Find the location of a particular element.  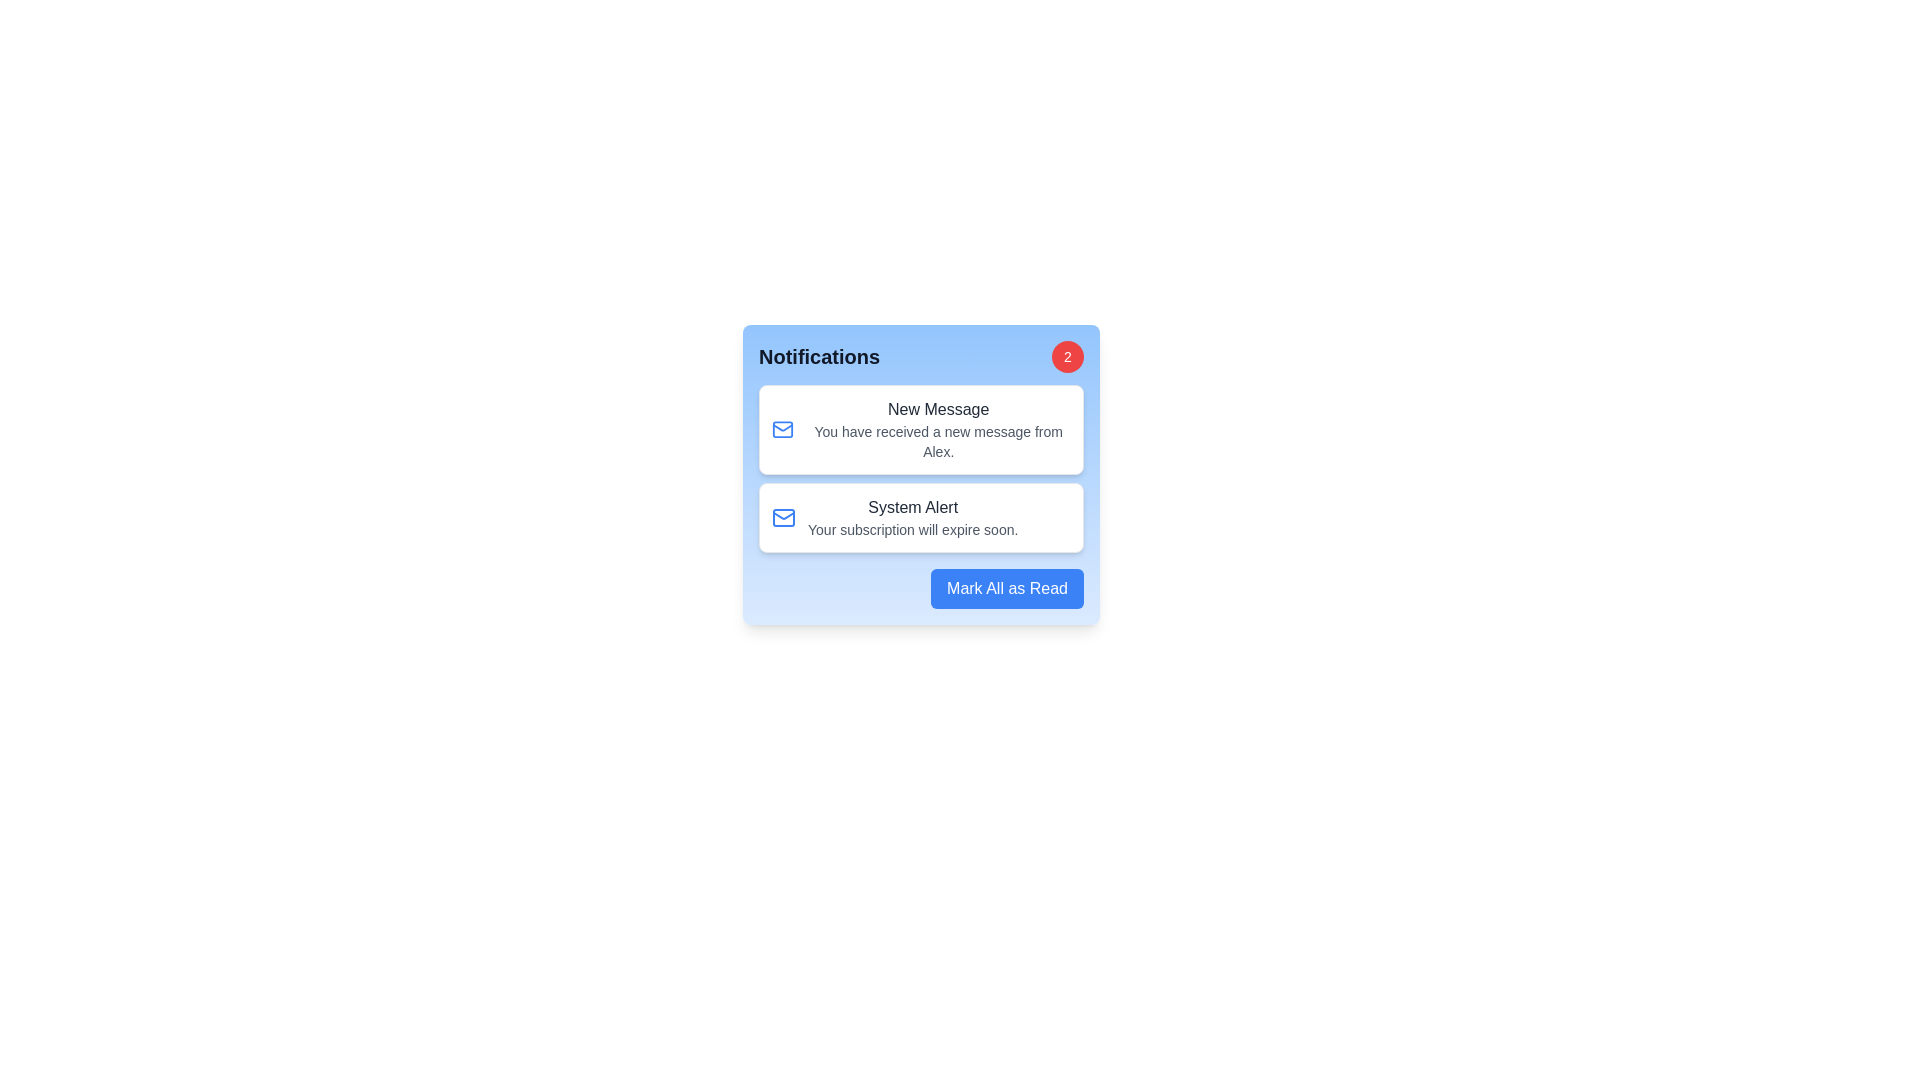

the Notification Card that informs the user about a new message received from Alex, which is the first notification card in the vertical list is located at coordinates (920, 428).